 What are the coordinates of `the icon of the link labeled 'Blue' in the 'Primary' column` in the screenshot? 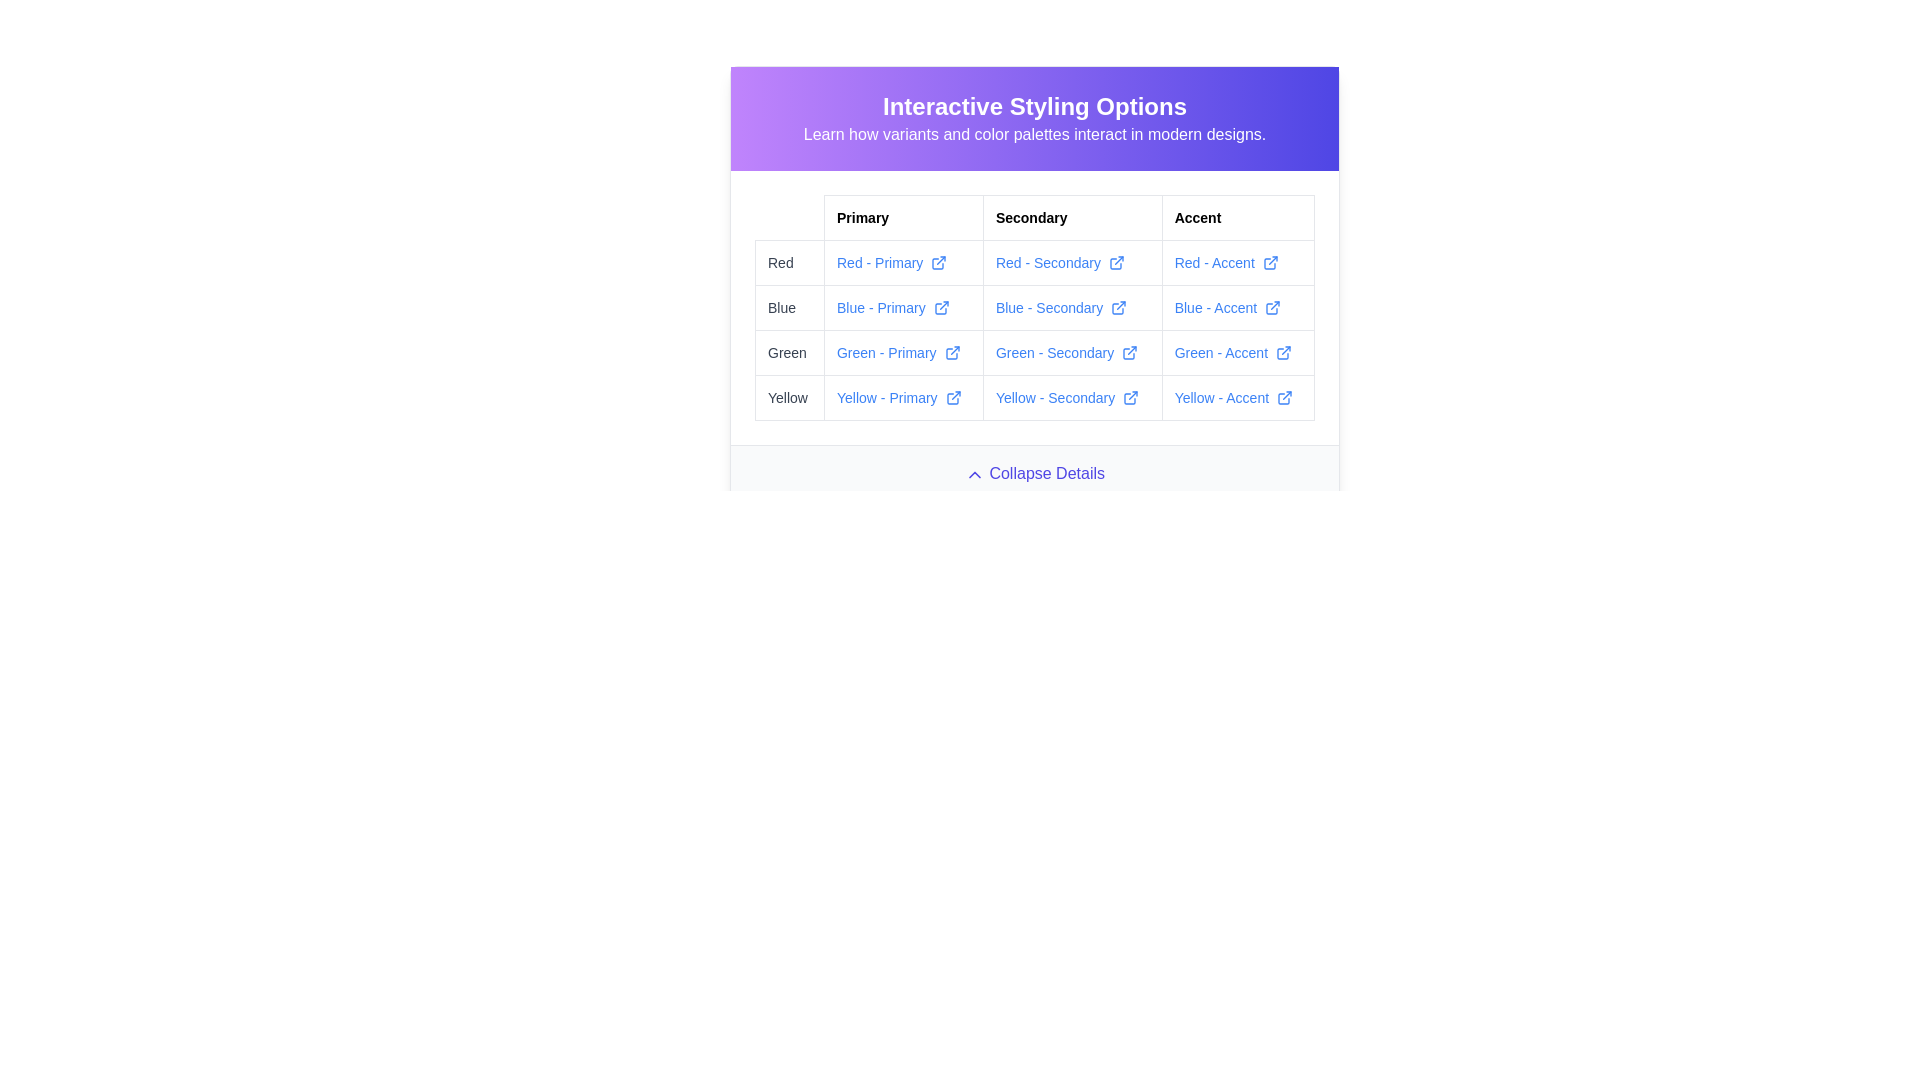 It's located at (902, 308).